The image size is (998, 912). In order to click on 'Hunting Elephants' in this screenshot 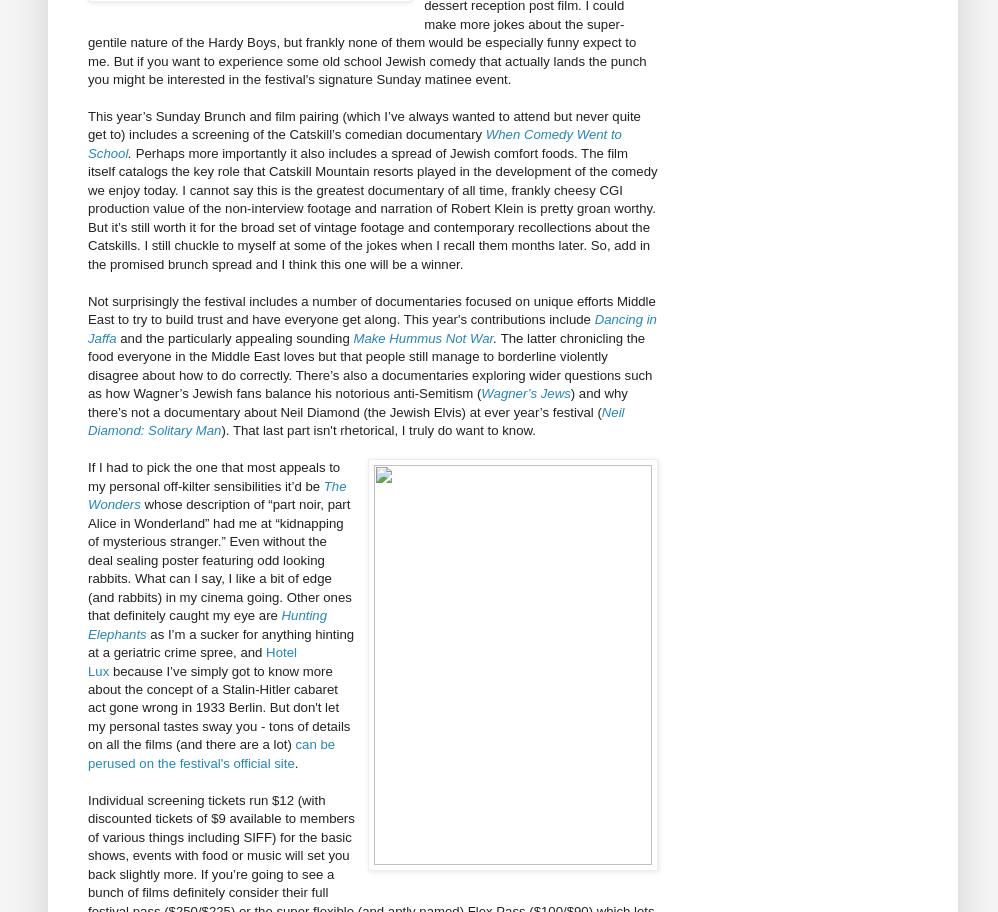, I will do `click(87, 624)`.